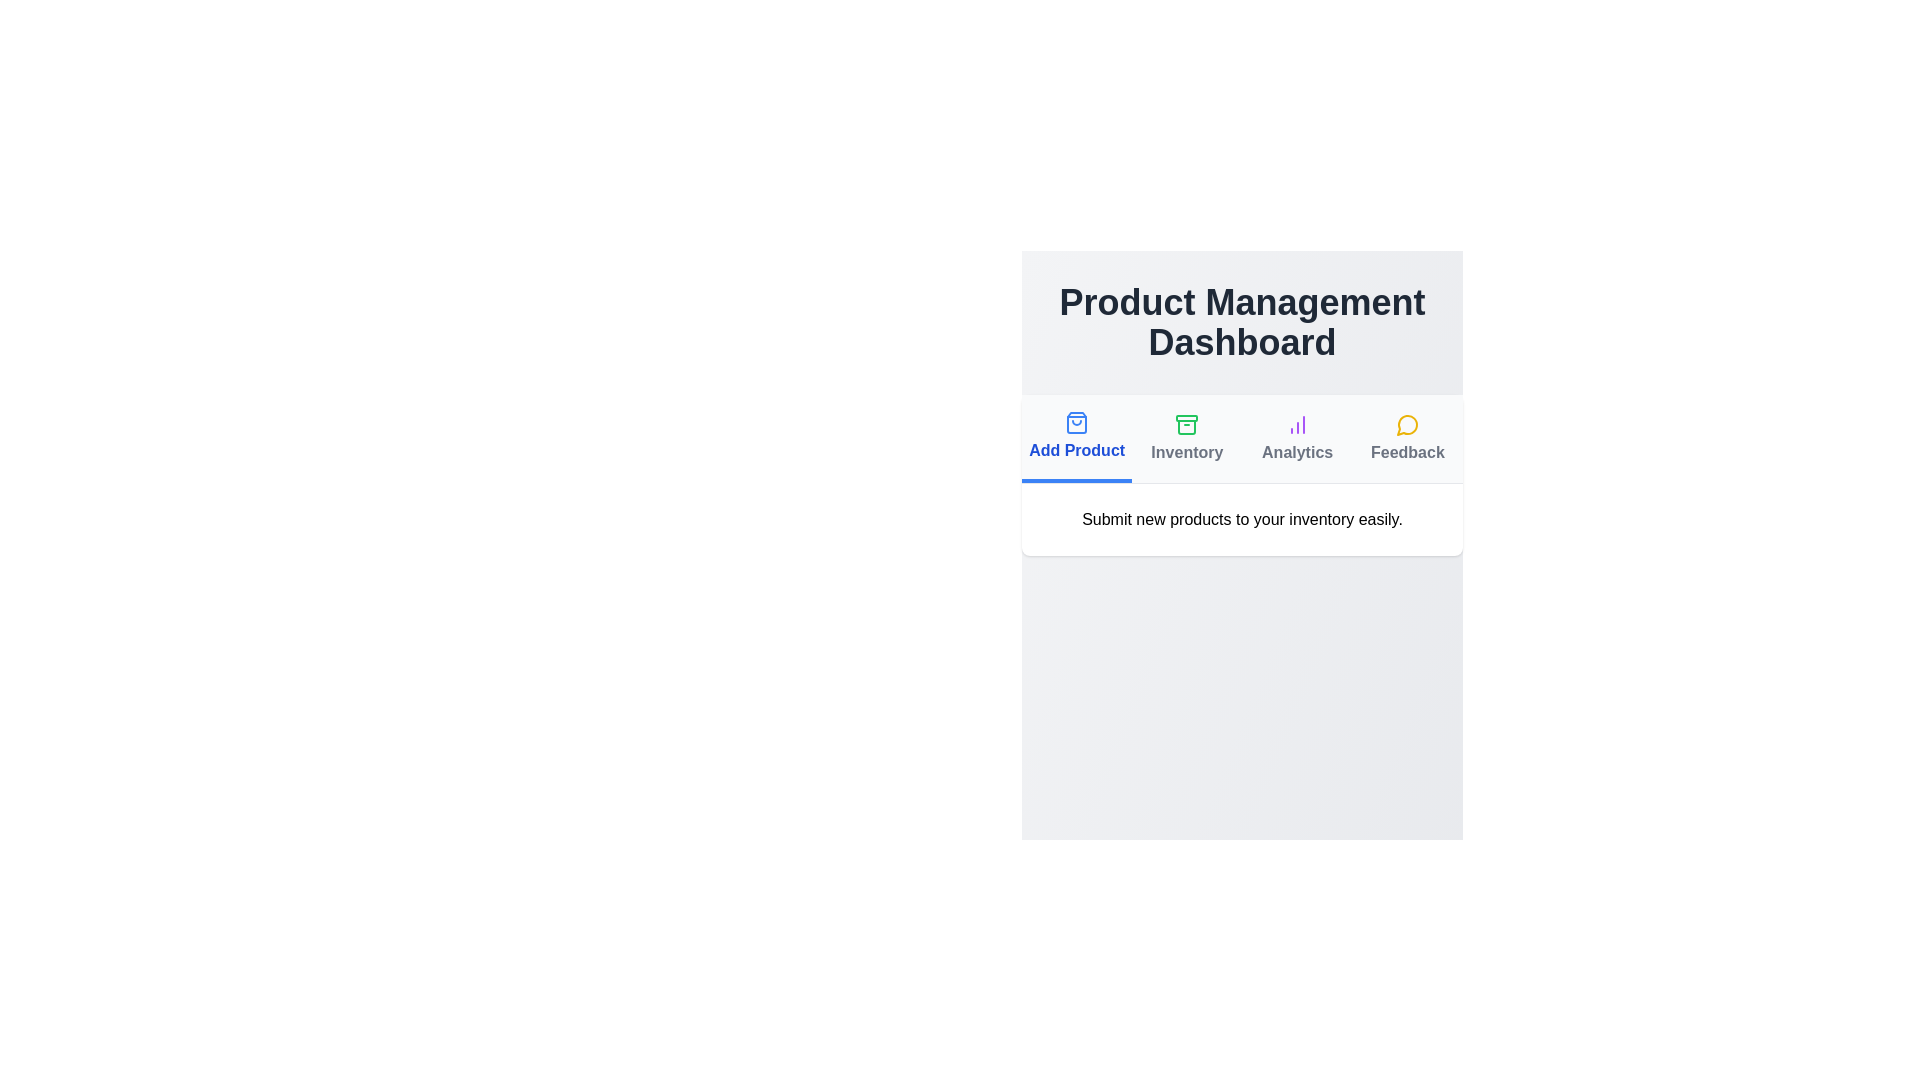 This screenshot has width=1920, height=1080. I want to click on the analytics graphical icon, which is the third item in a horizontal row of four icons, positioned between the 'Inventory' and 'Feedback' icons, so click(1297, 423).